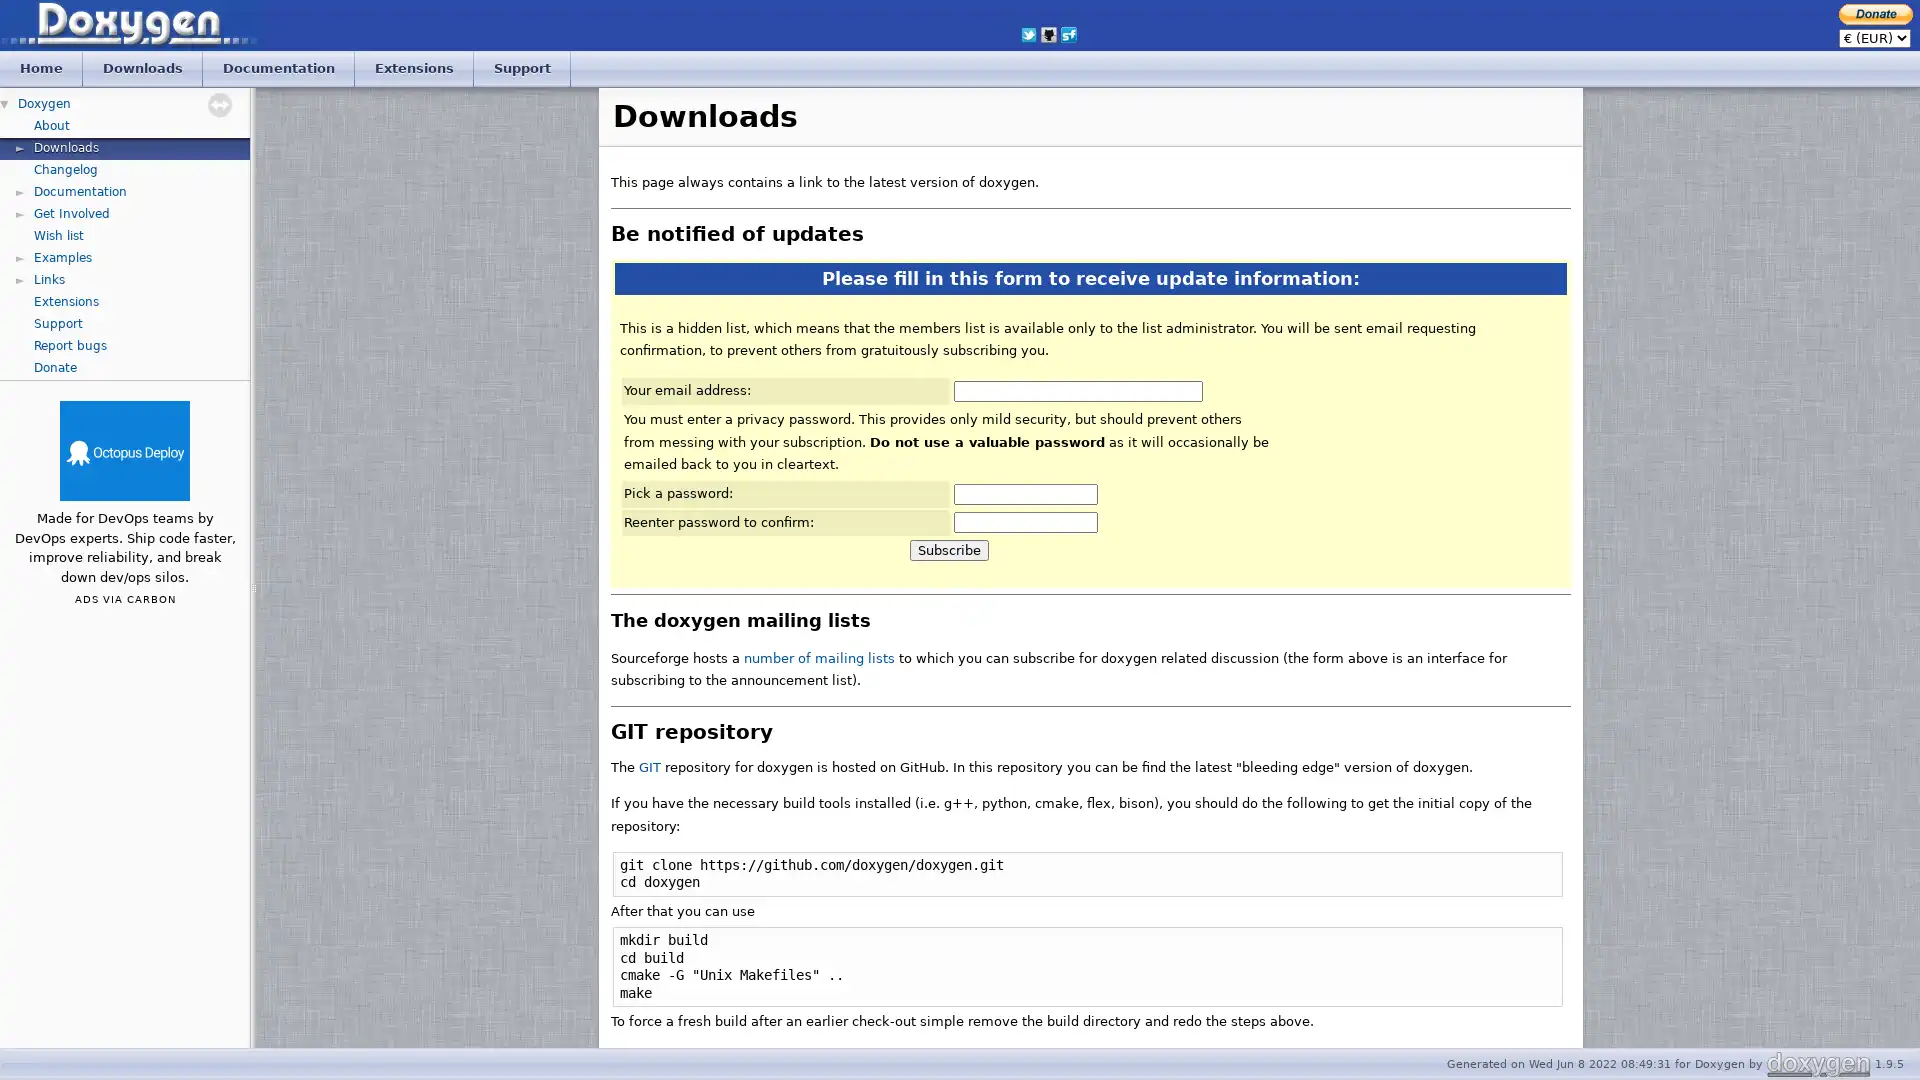  Describe the element at coordinates (1875, 13) in the screenshot. I see `Donate to Doxygen with PayPal!` at that location.